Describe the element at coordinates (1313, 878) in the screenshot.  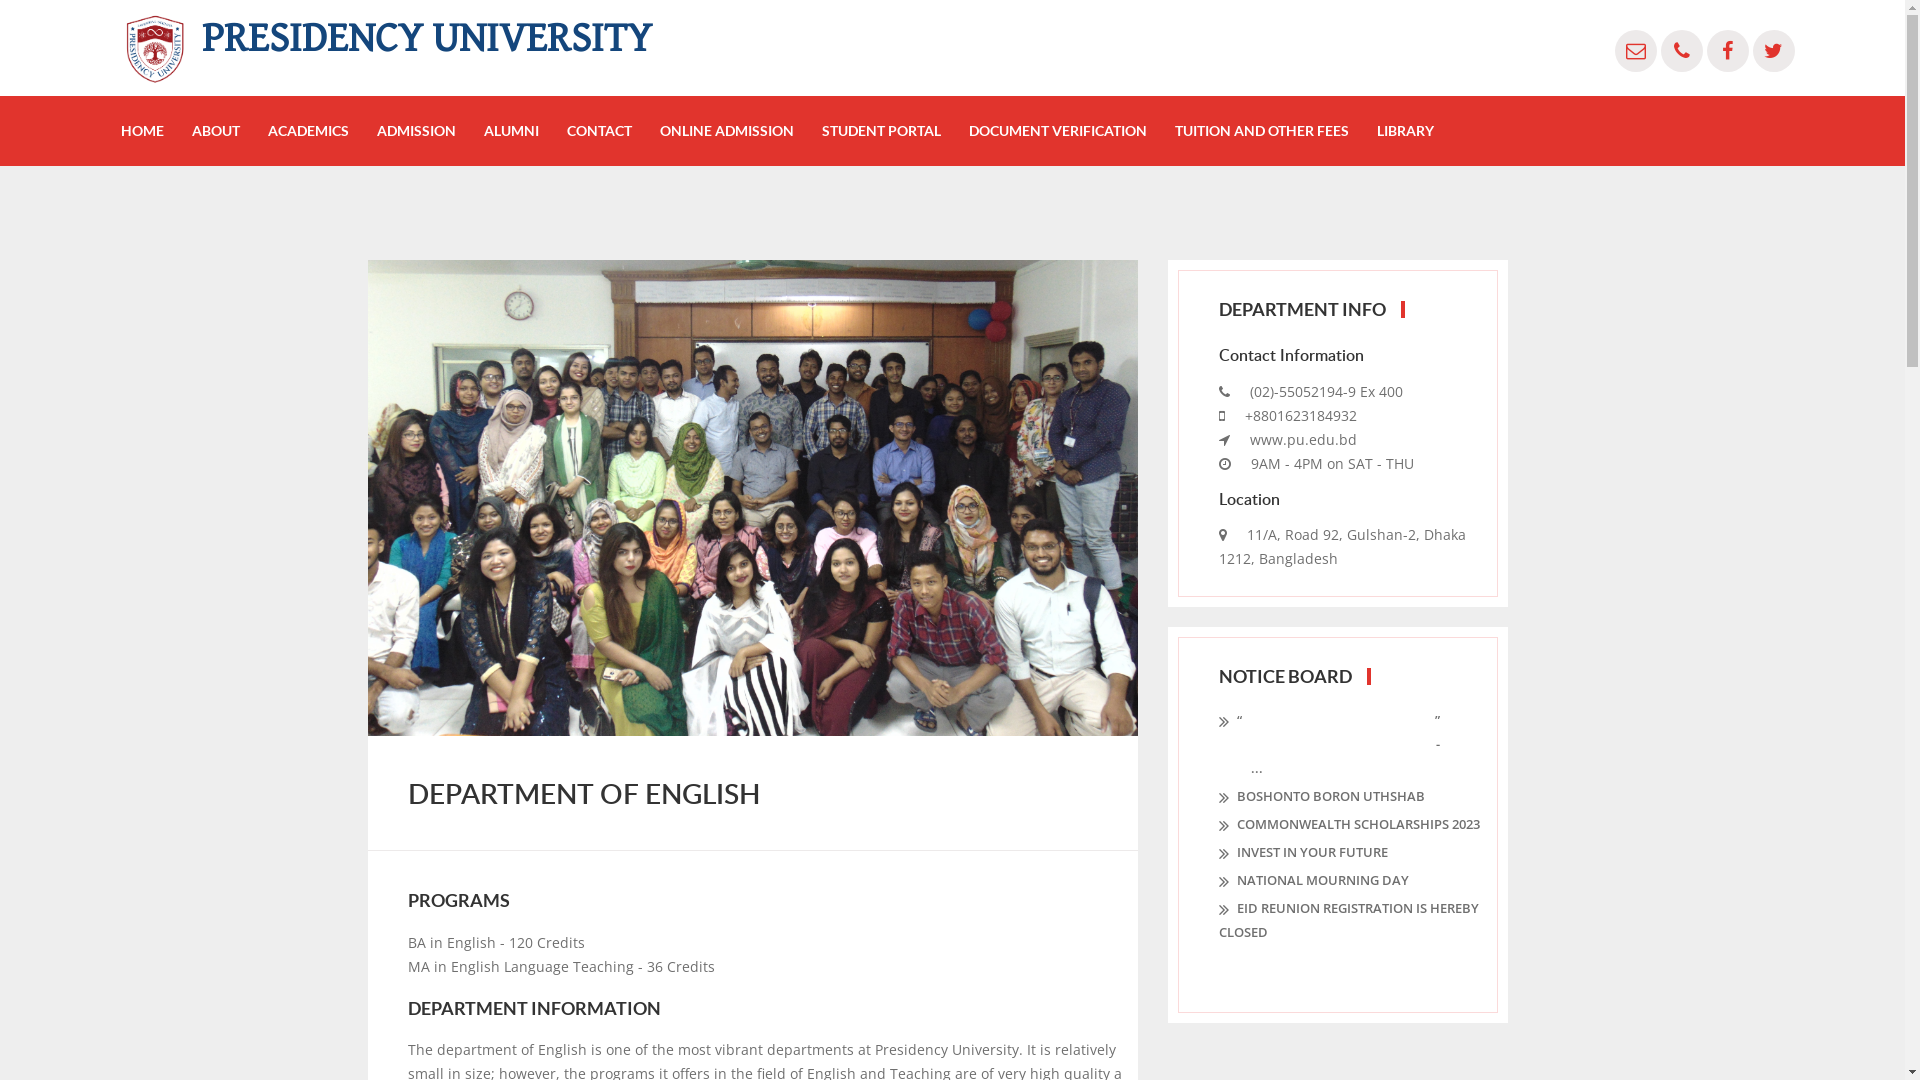
I see `'NATIONAL MOURNING DAY'` at that location.